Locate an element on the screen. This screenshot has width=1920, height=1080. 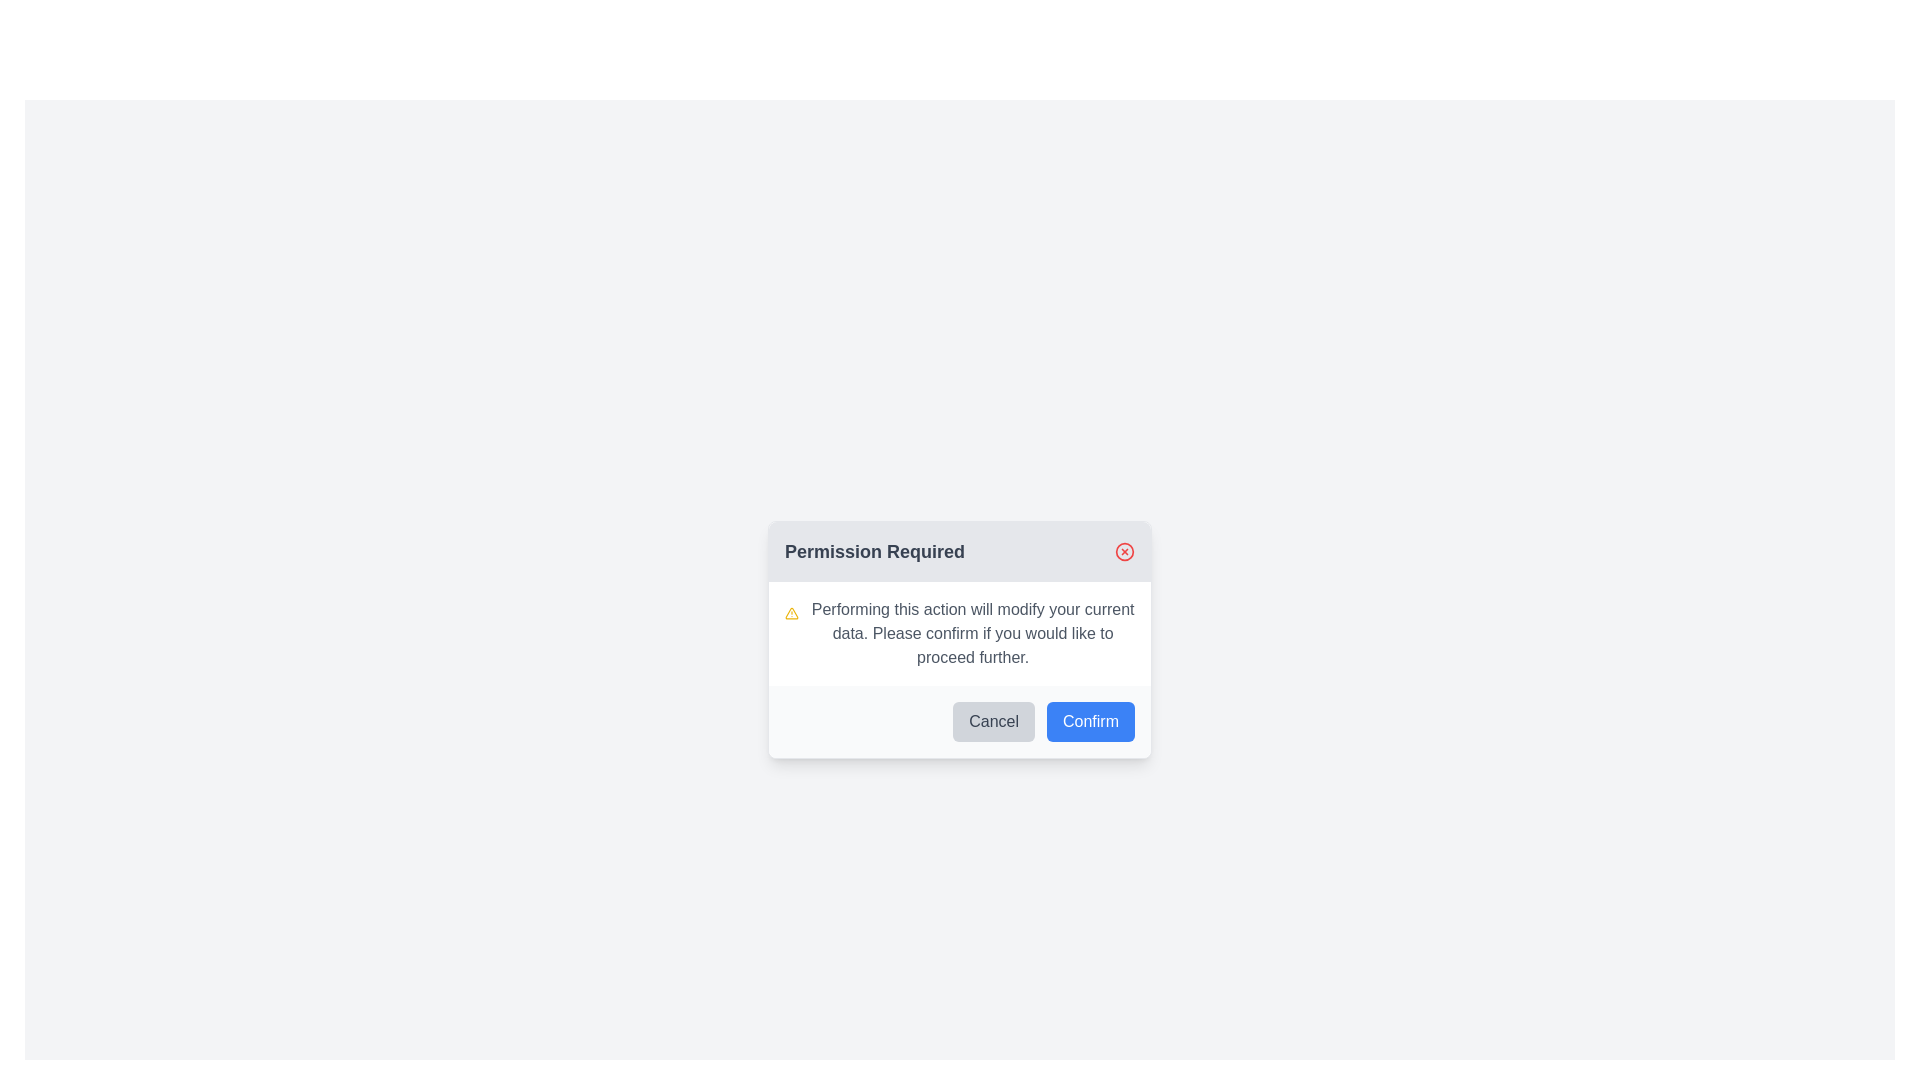
the 'Permission Required' text label, which is a bold, large heading in dark gray color located at the upper part of a card-like component within a modal dialog is located at coordinates (874, 551).